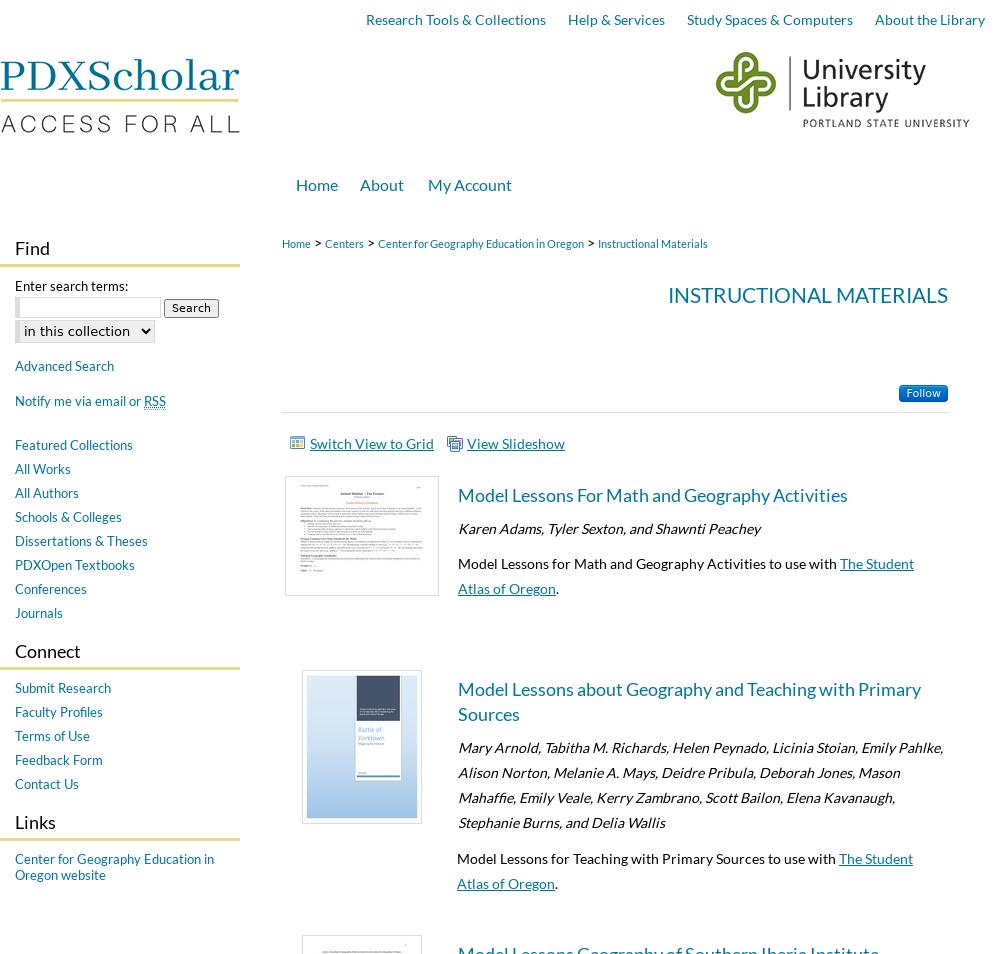  Describe the element at coordinates (647, 561) in the screenshot. I see `'Model Lessons for Math and Geography Activities to use with'` at that location.